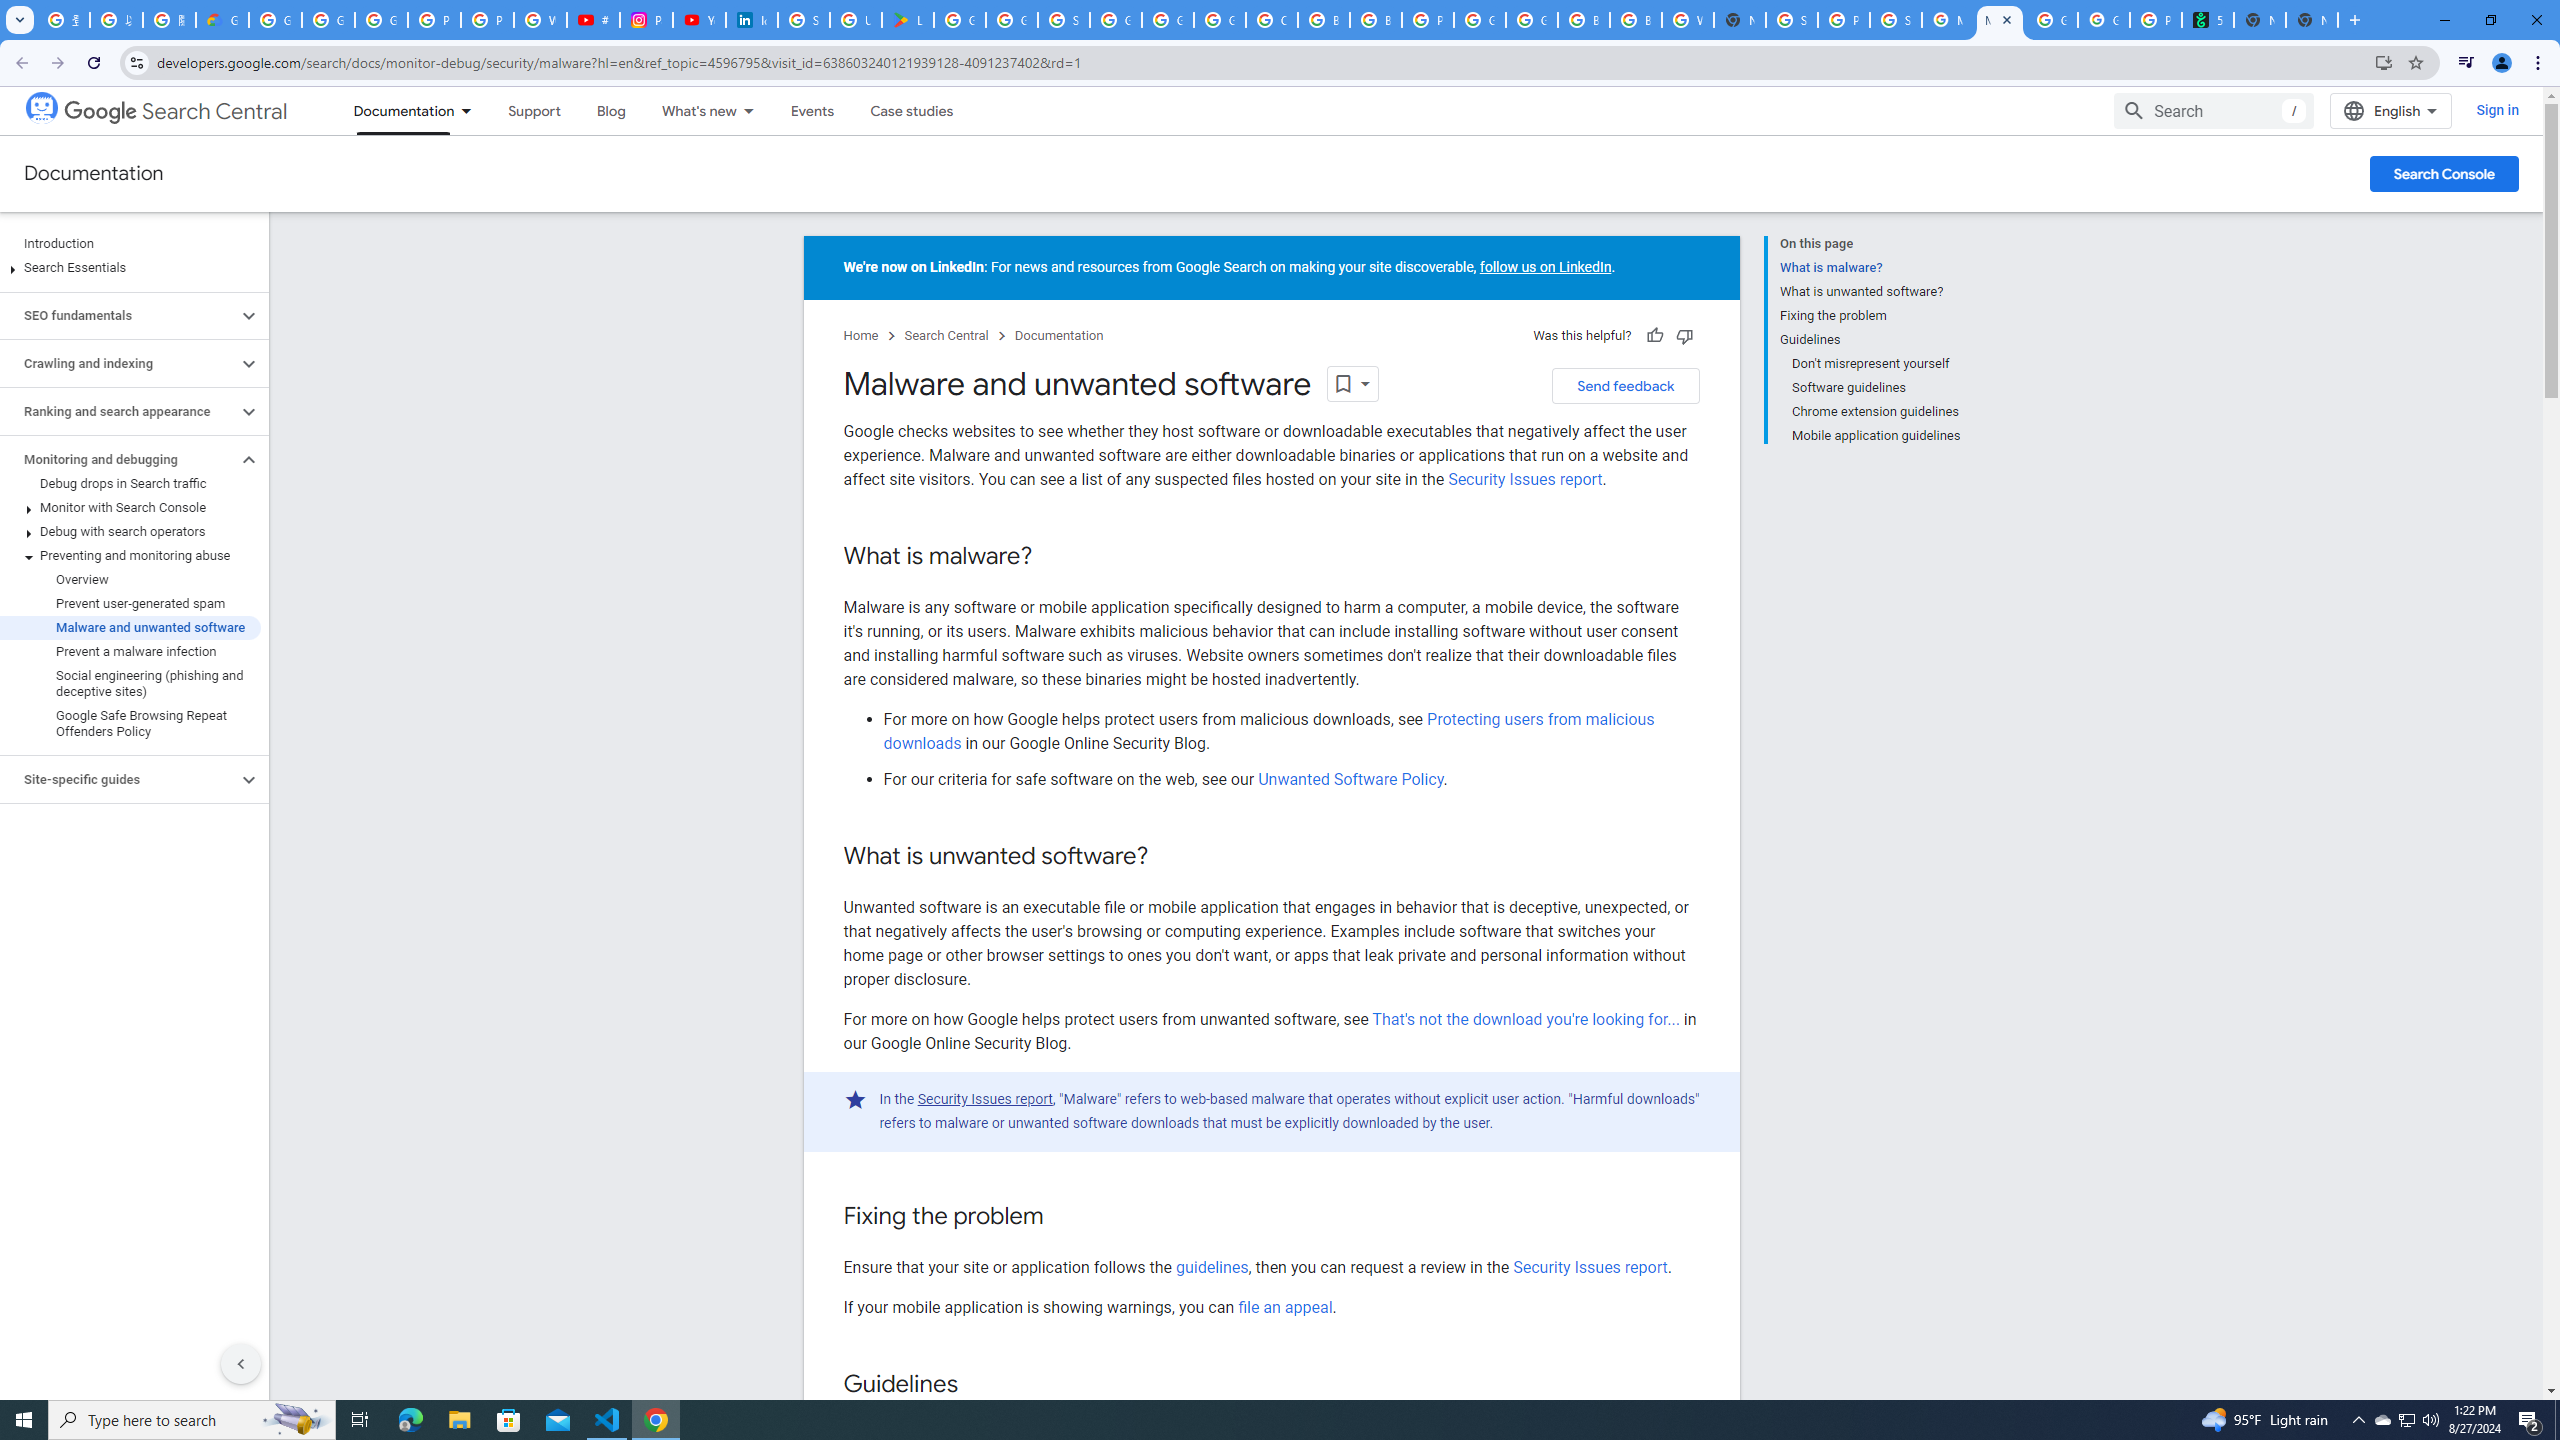 The width and height of the screenshot is (2560, 1440). What do you see at coordinates (860, 336) in the screenshot?
I see `'Home'` at bounding box center [860, 336].